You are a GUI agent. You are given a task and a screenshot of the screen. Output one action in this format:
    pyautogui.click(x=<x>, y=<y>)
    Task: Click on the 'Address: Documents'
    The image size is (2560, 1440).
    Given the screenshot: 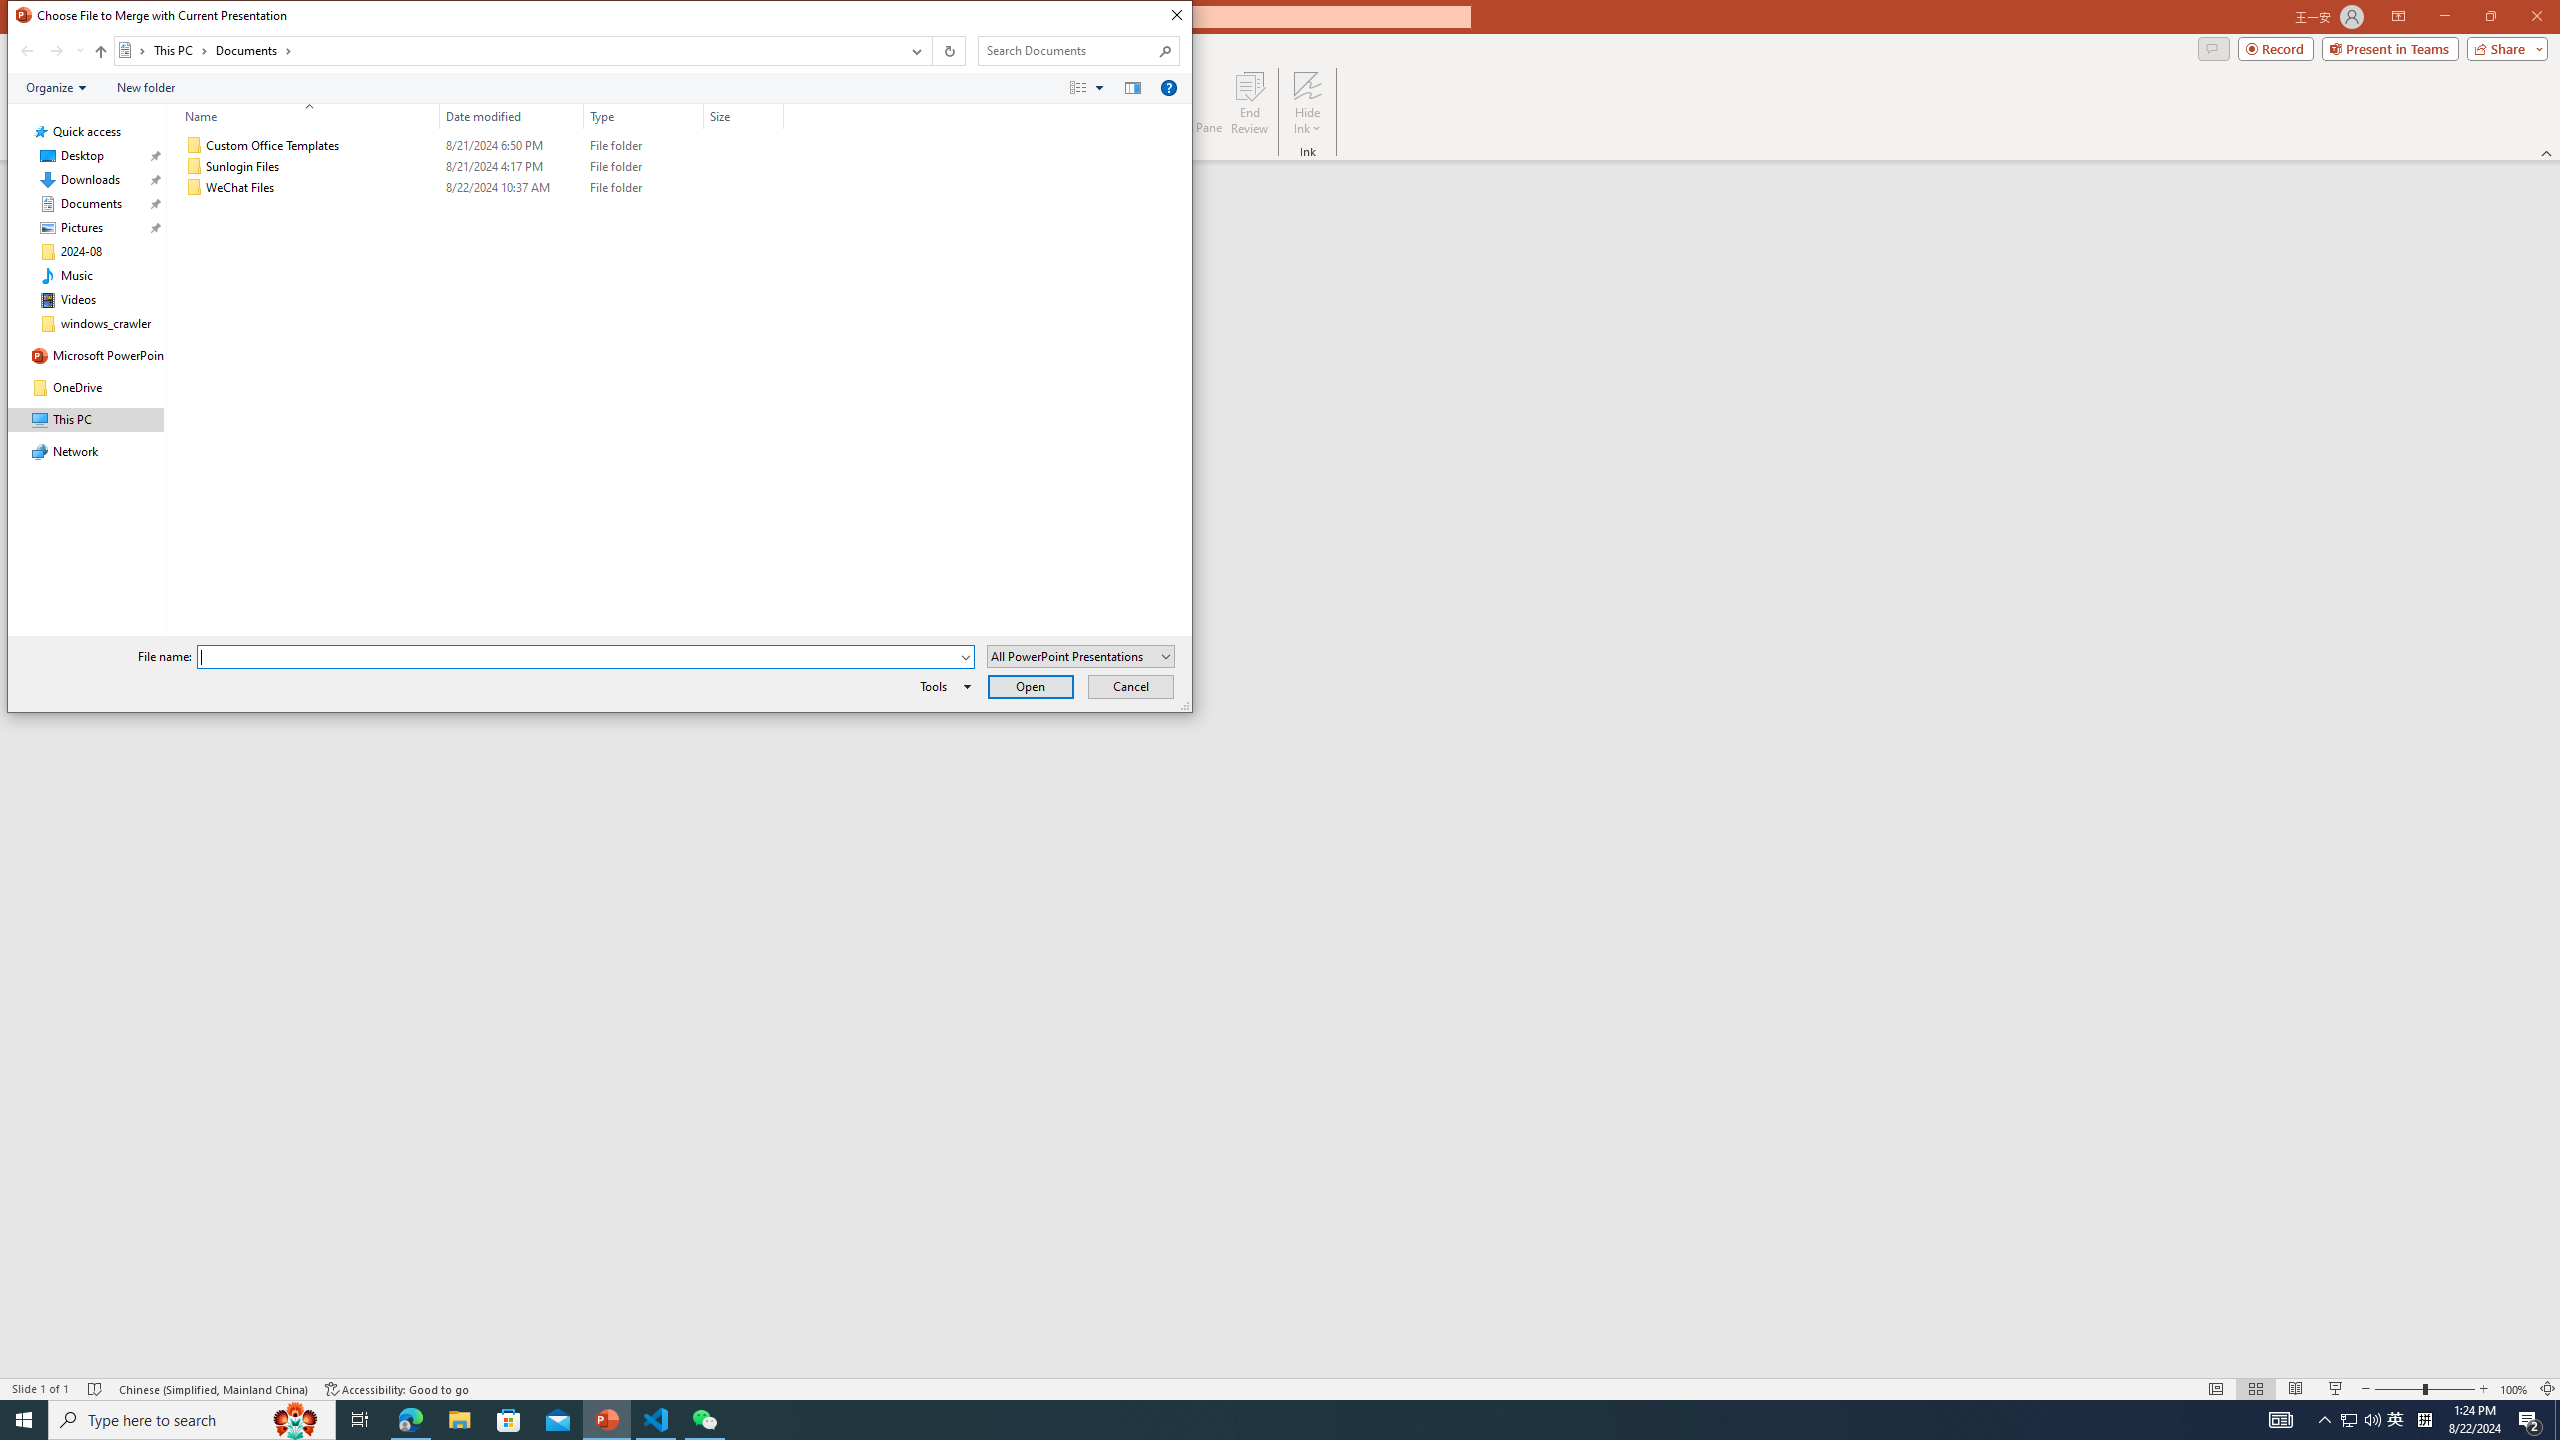 What is the action you would take?
    pyautogui.click(x=505, y=50)
    